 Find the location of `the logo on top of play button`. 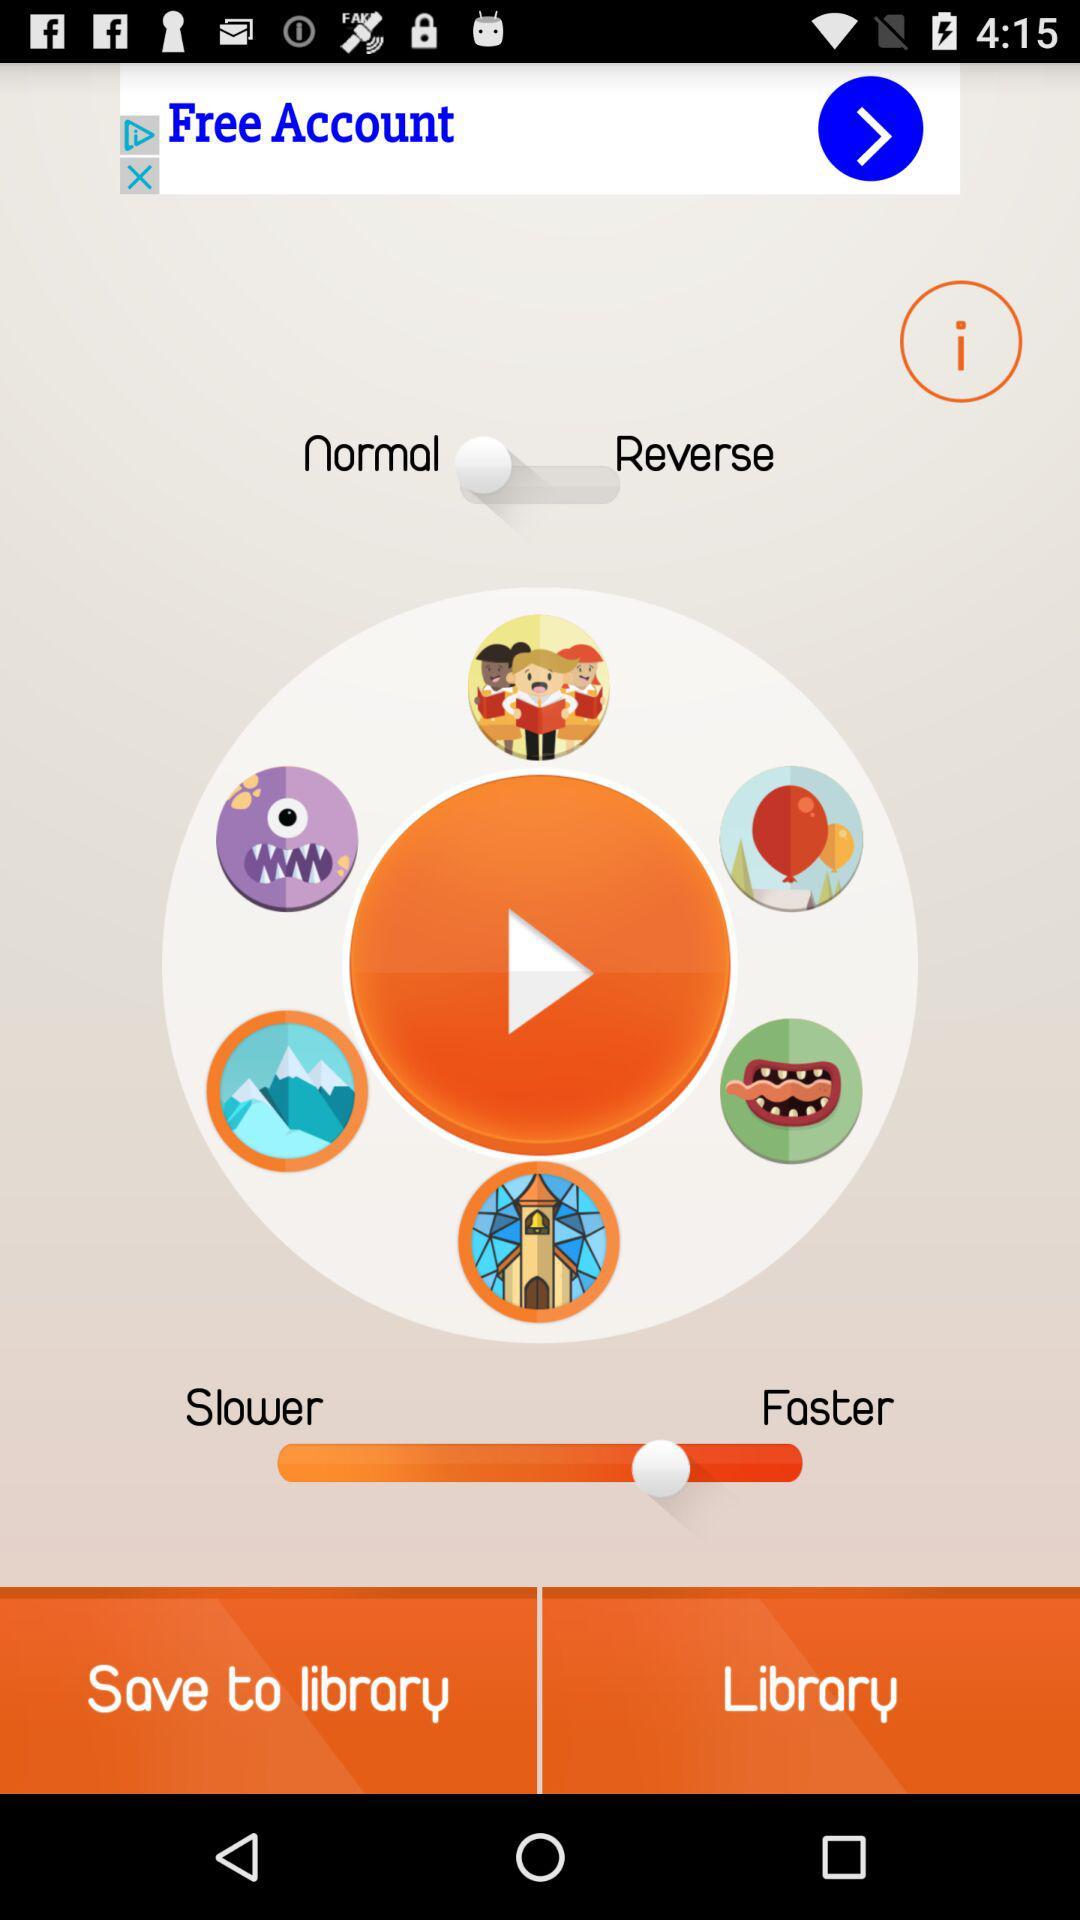

the logo on top of play button is located at coordinates (538, 687).